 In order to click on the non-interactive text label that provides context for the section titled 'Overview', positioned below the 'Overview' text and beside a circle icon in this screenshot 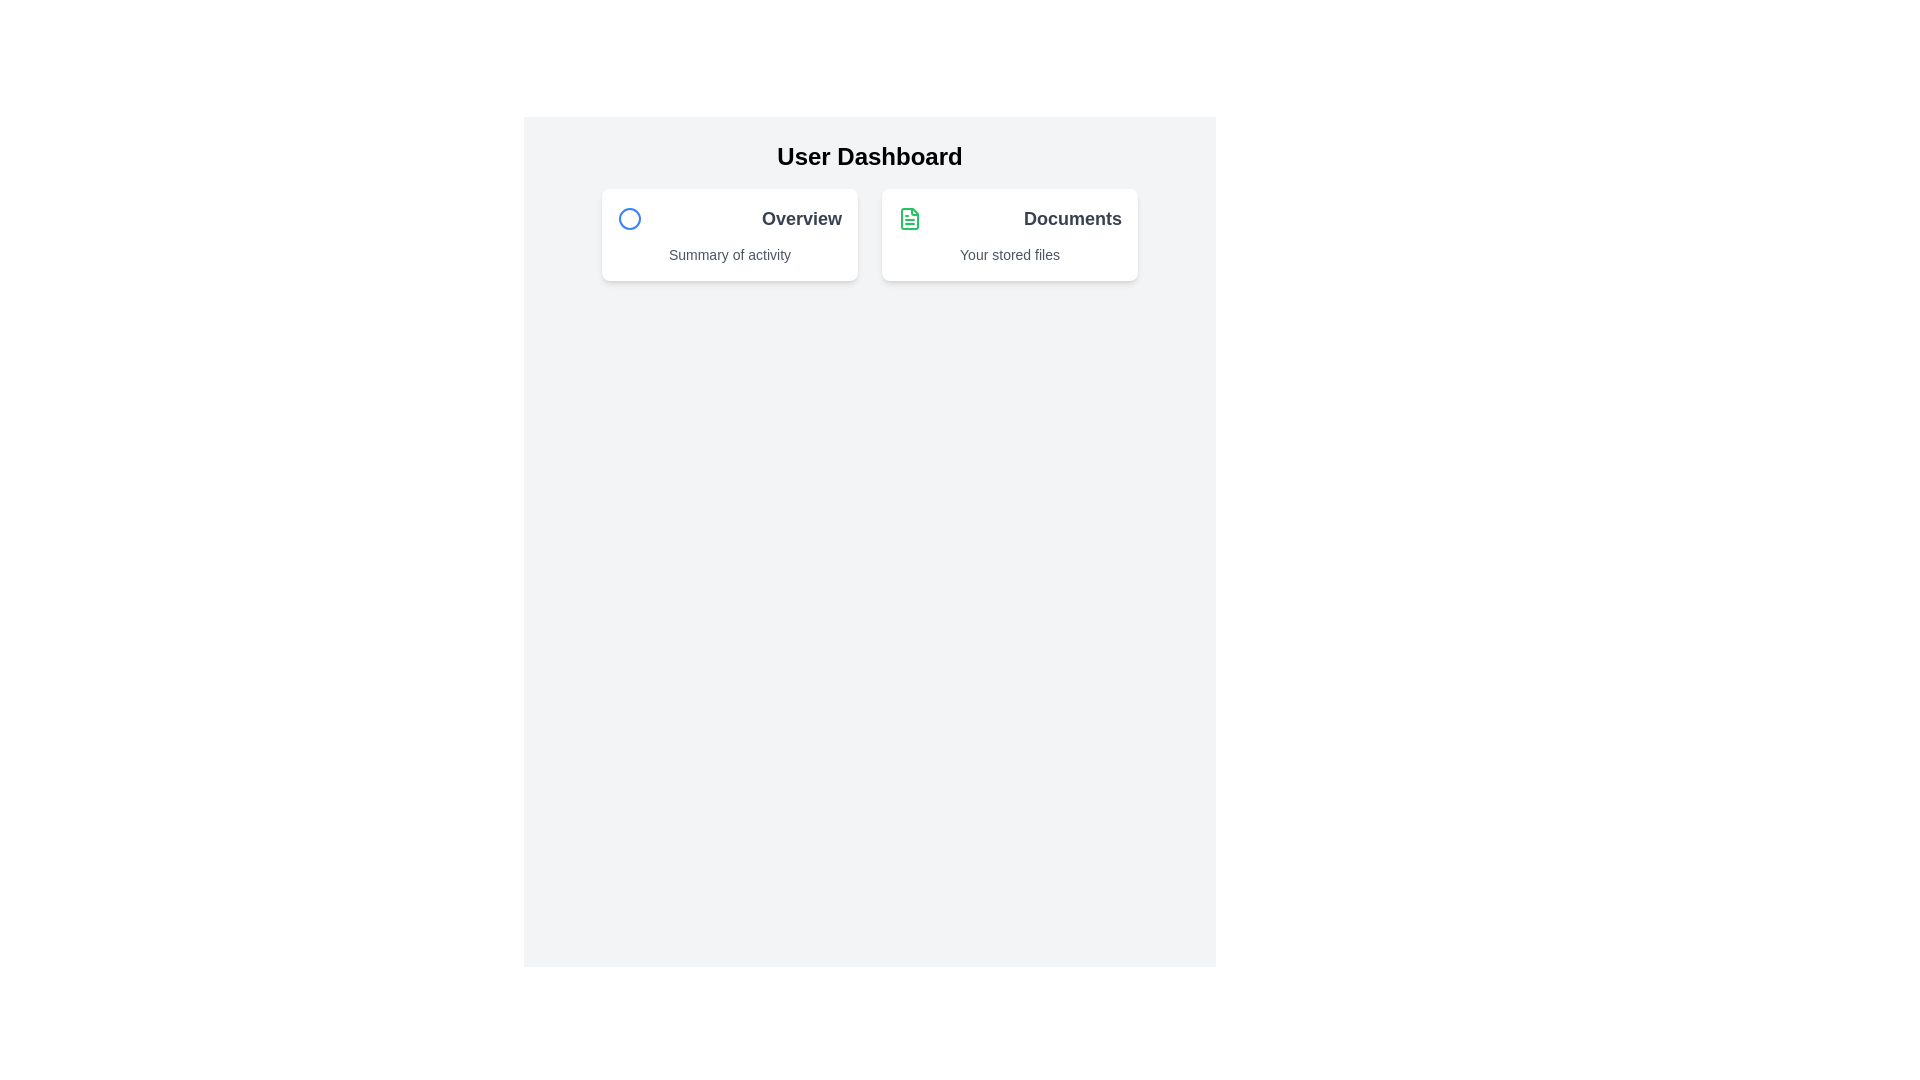, I will do `click(728, 253)`.